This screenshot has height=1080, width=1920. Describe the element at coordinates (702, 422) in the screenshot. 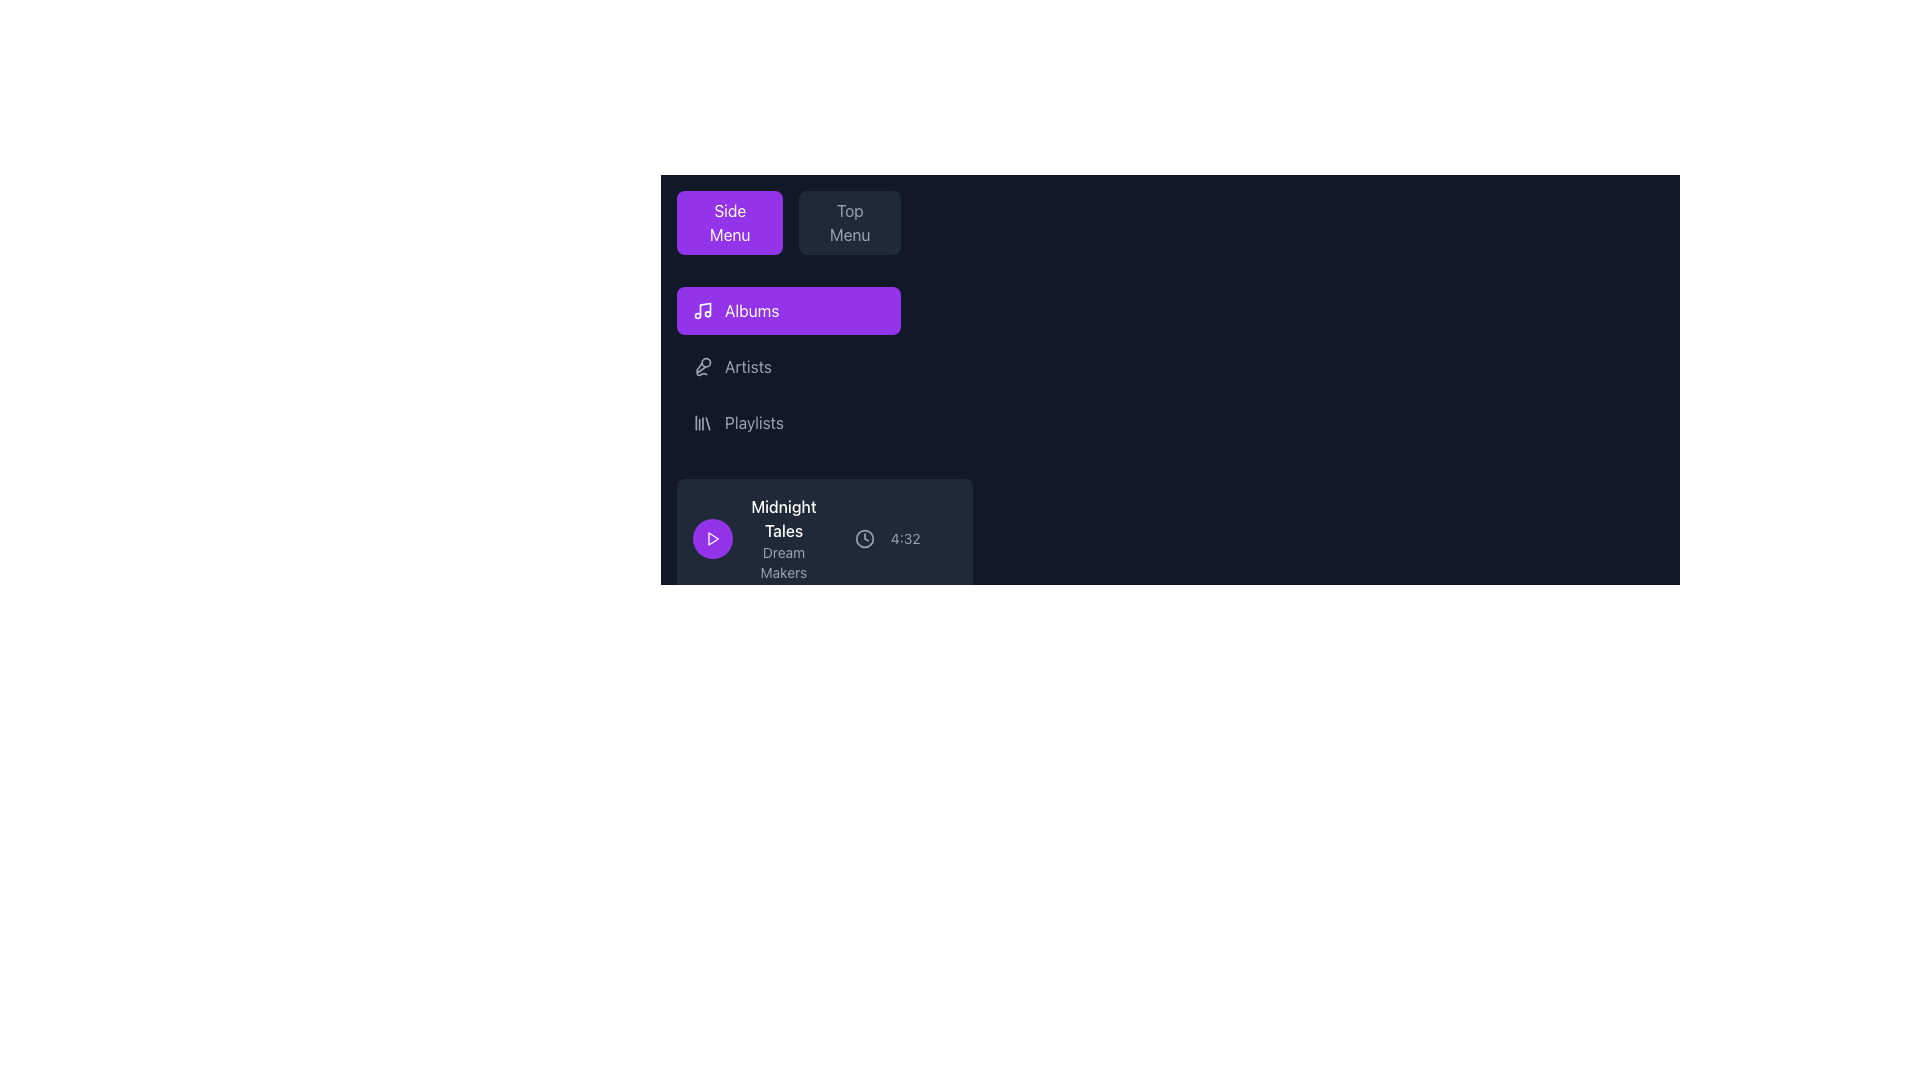

I see `symbolic information of the vertically aligned icon resembling books or stacked lines, which is adjacent to the 'Playlists' text in the sidebar navigation` at that location.